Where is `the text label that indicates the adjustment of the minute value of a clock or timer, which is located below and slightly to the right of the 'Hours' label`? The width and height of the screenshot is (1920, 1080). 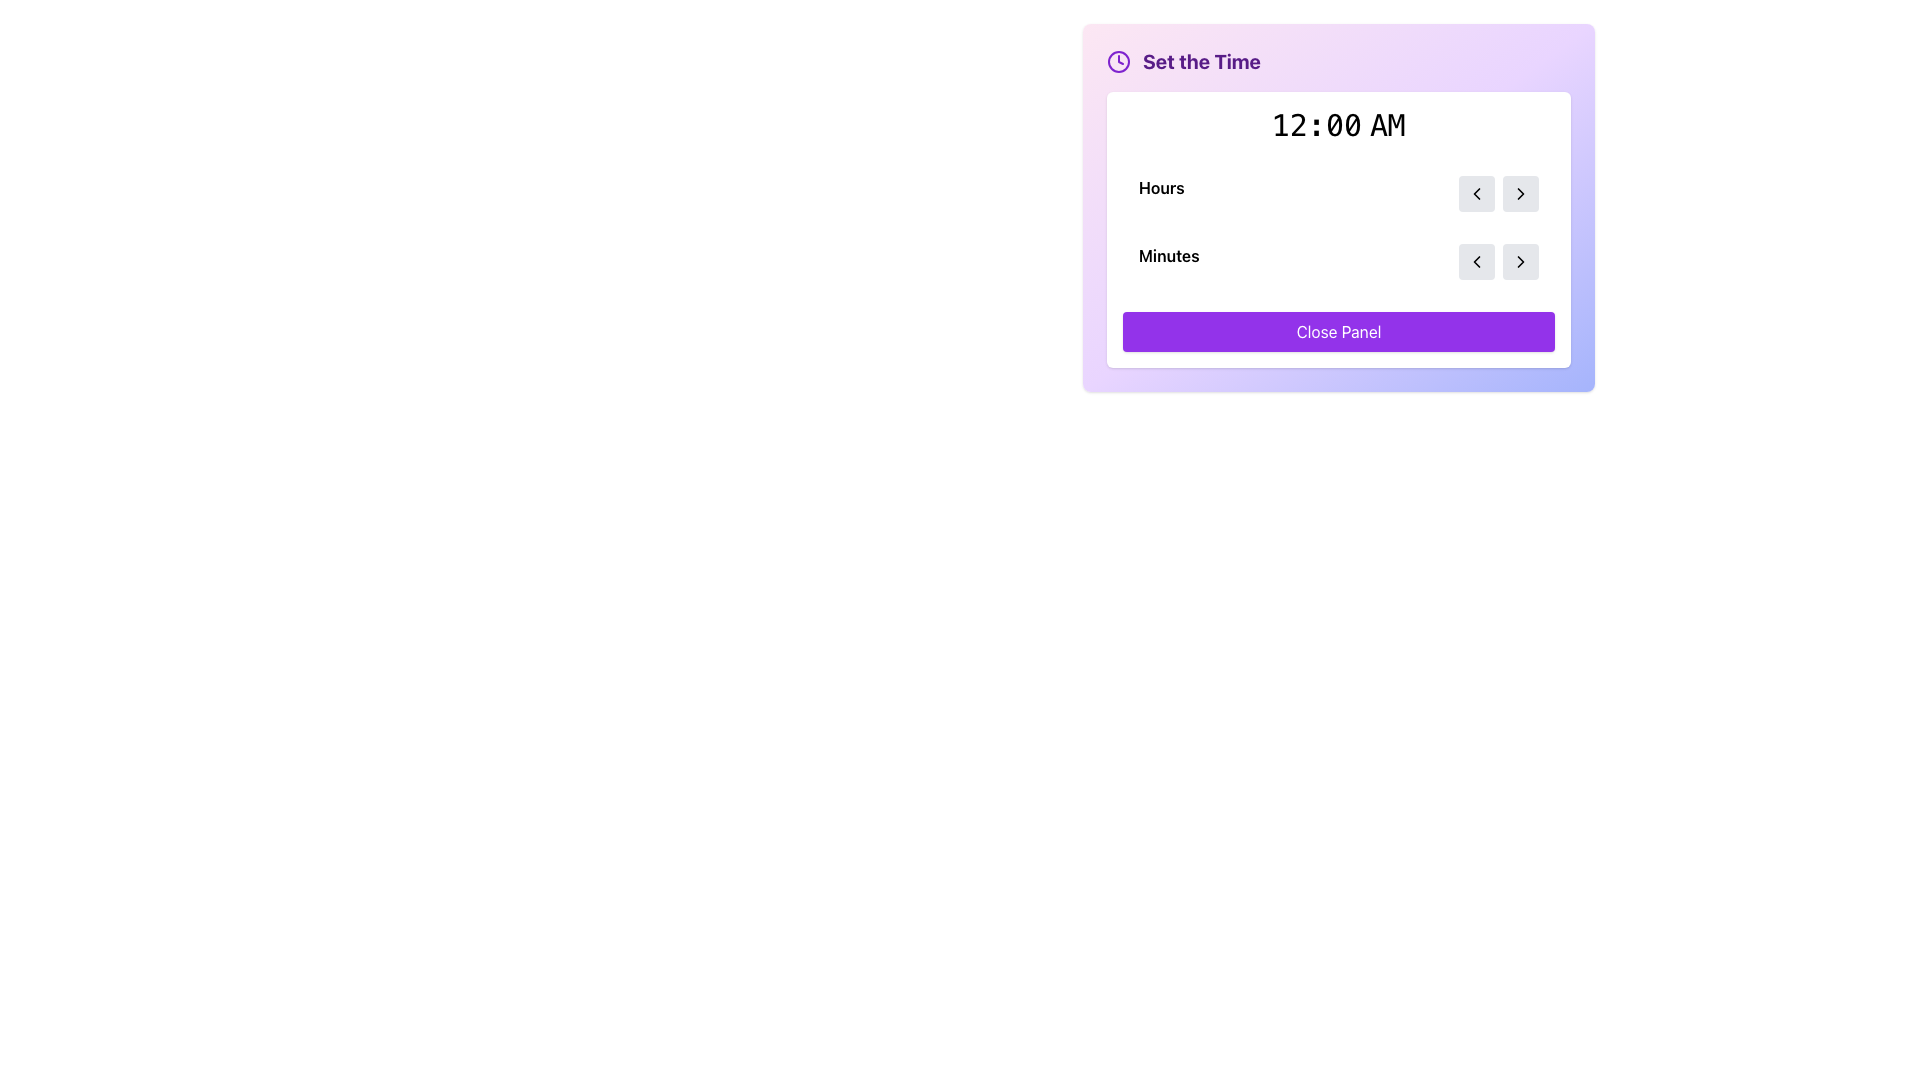 the text label that indicates the adjustment of the minute value of a clock or timer, which is located below and slightly to the right of the 'Hours' label is located at coordinates (1169, 261).